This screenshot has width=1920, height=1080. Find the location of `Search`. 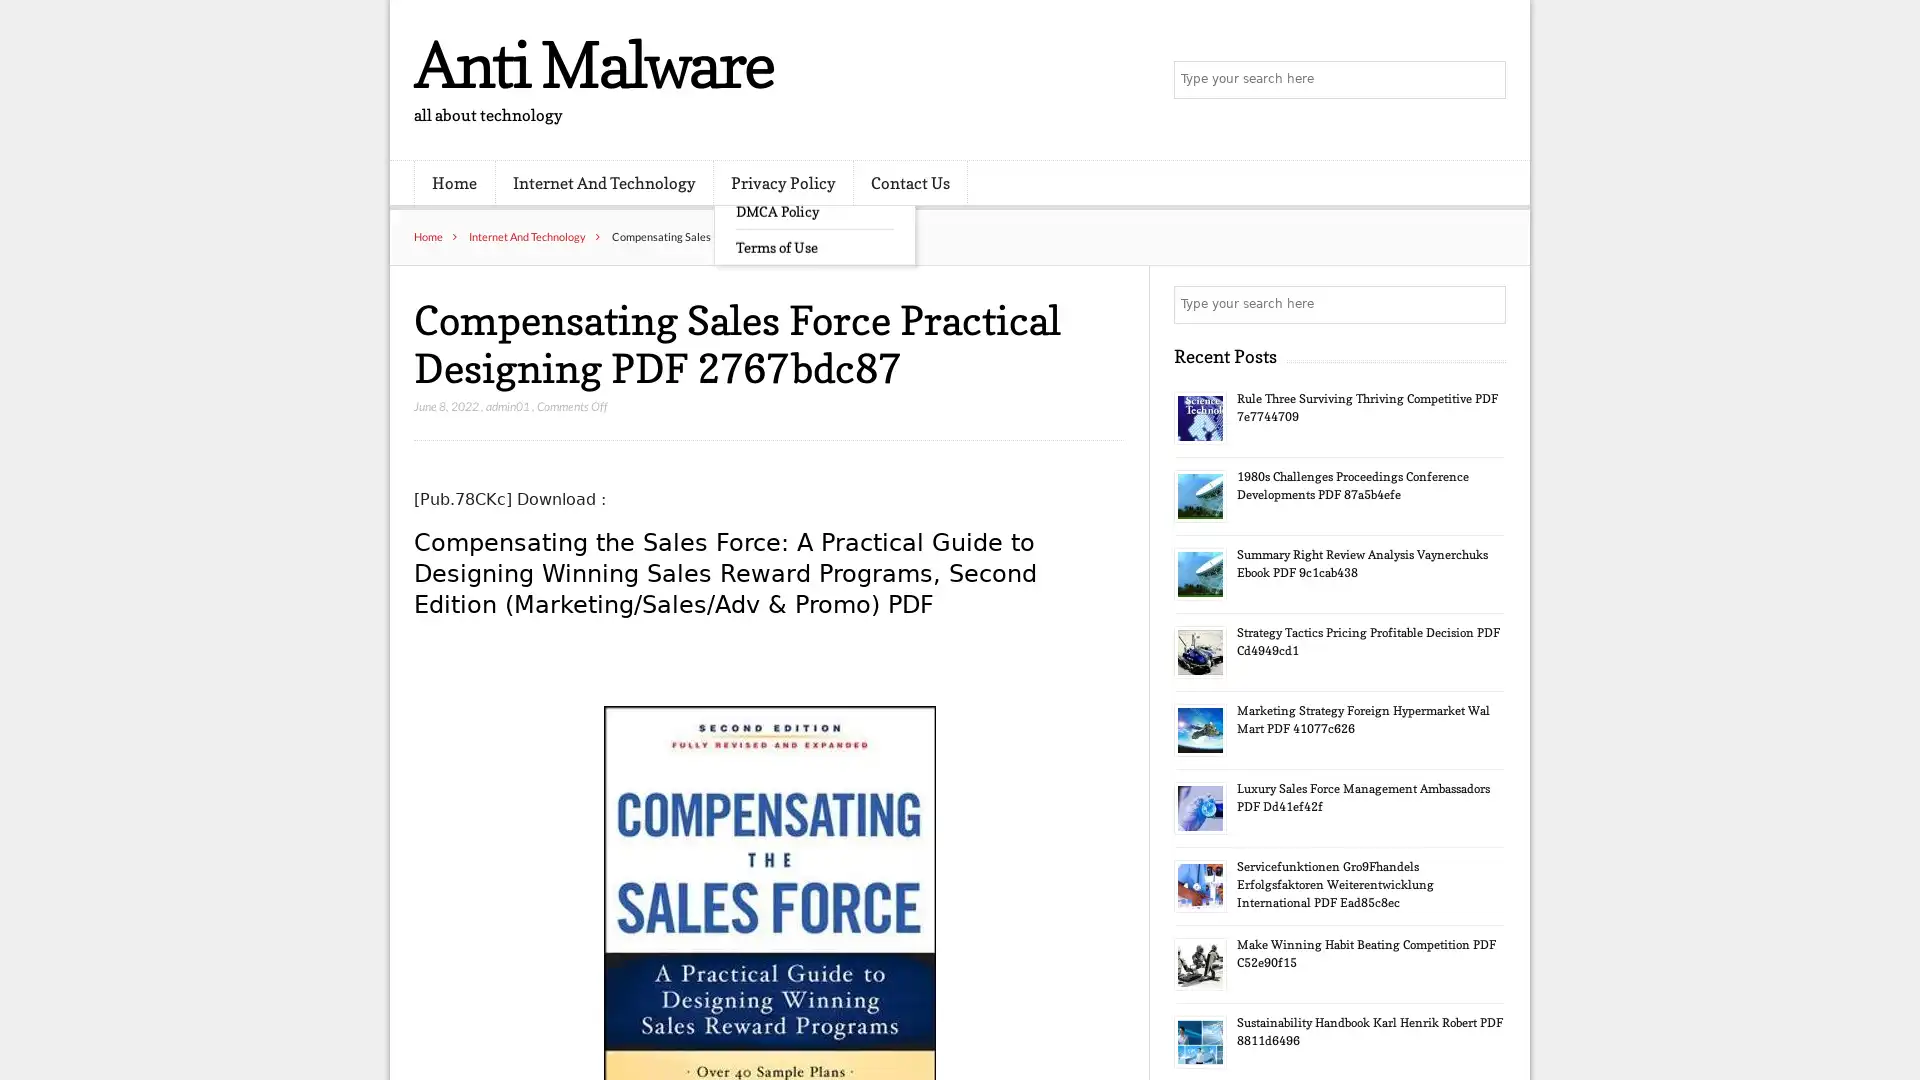

Search is located at coordinates (1485, 80).